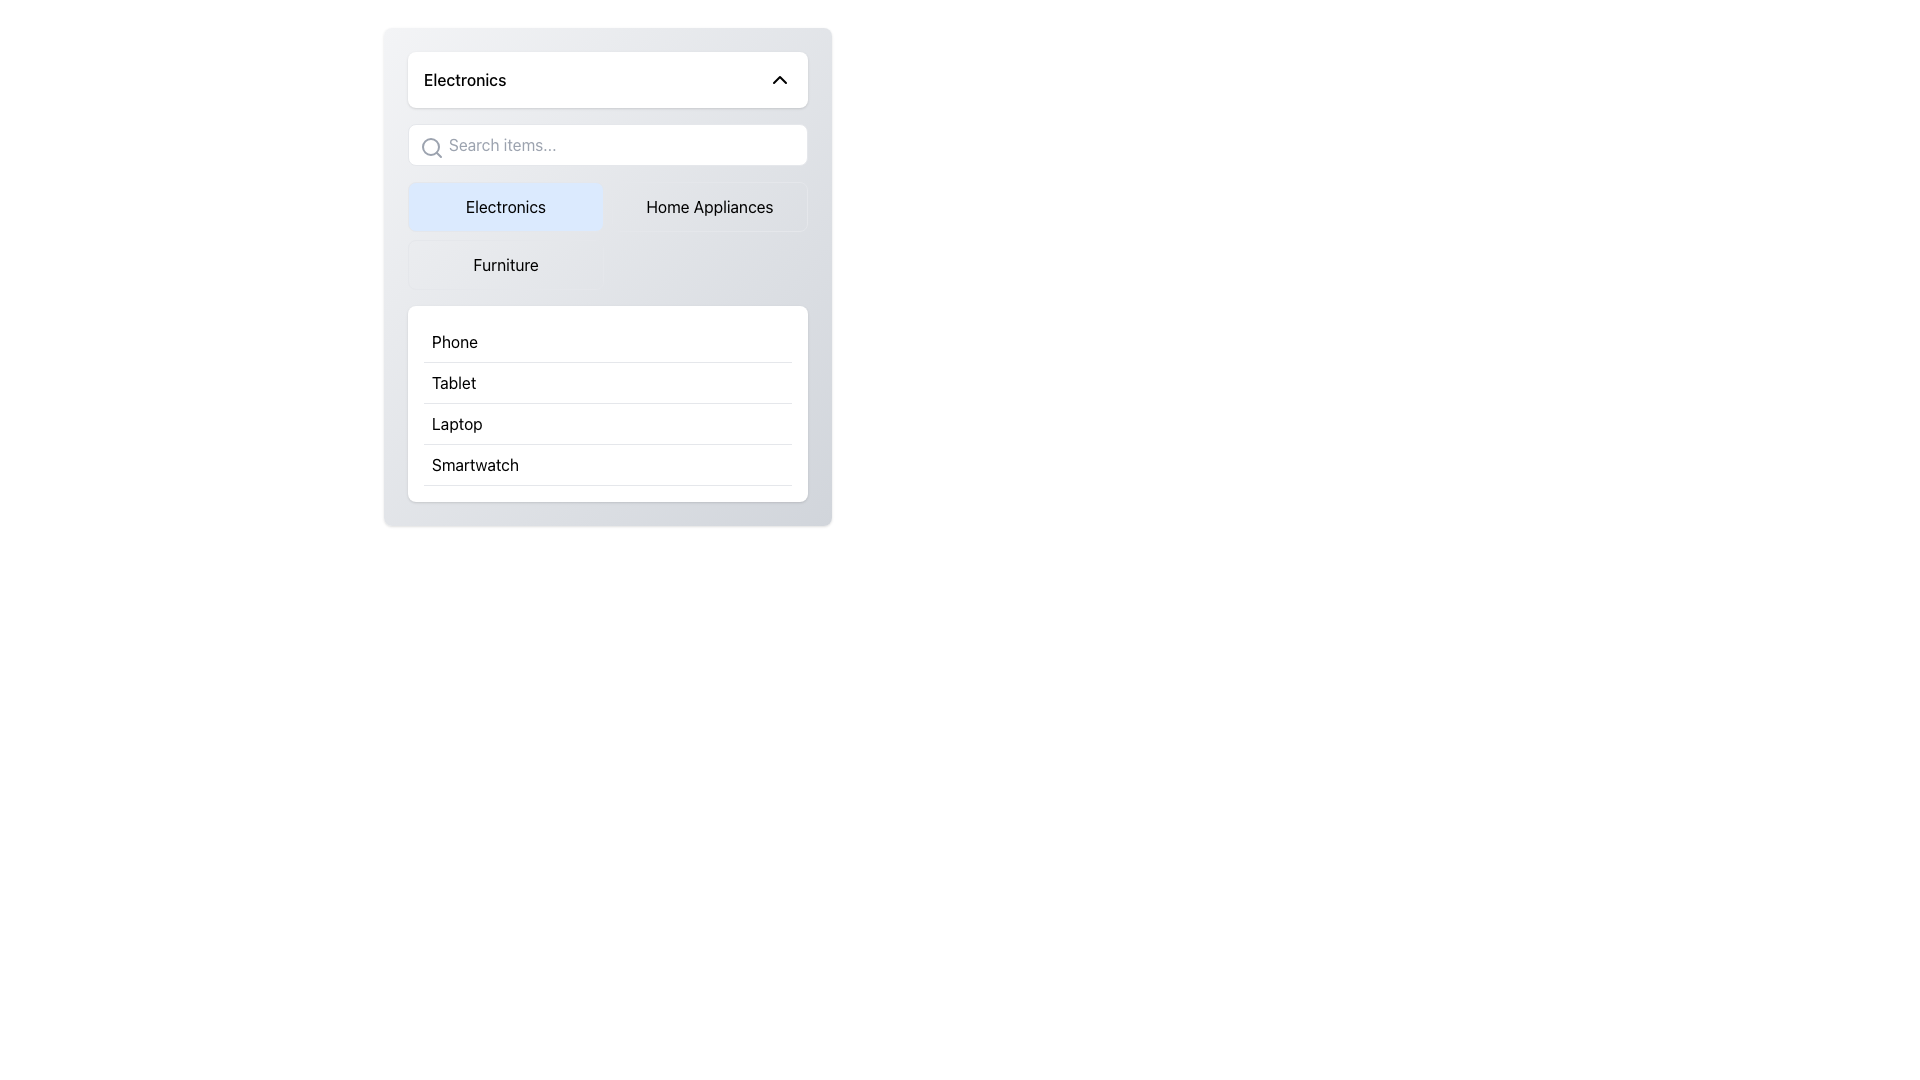  Describe the element at coordinates (456, 423) in the screenshot. I see `text 'Laptop' located in the third position of the list under the 'Electronics' category` at that location.